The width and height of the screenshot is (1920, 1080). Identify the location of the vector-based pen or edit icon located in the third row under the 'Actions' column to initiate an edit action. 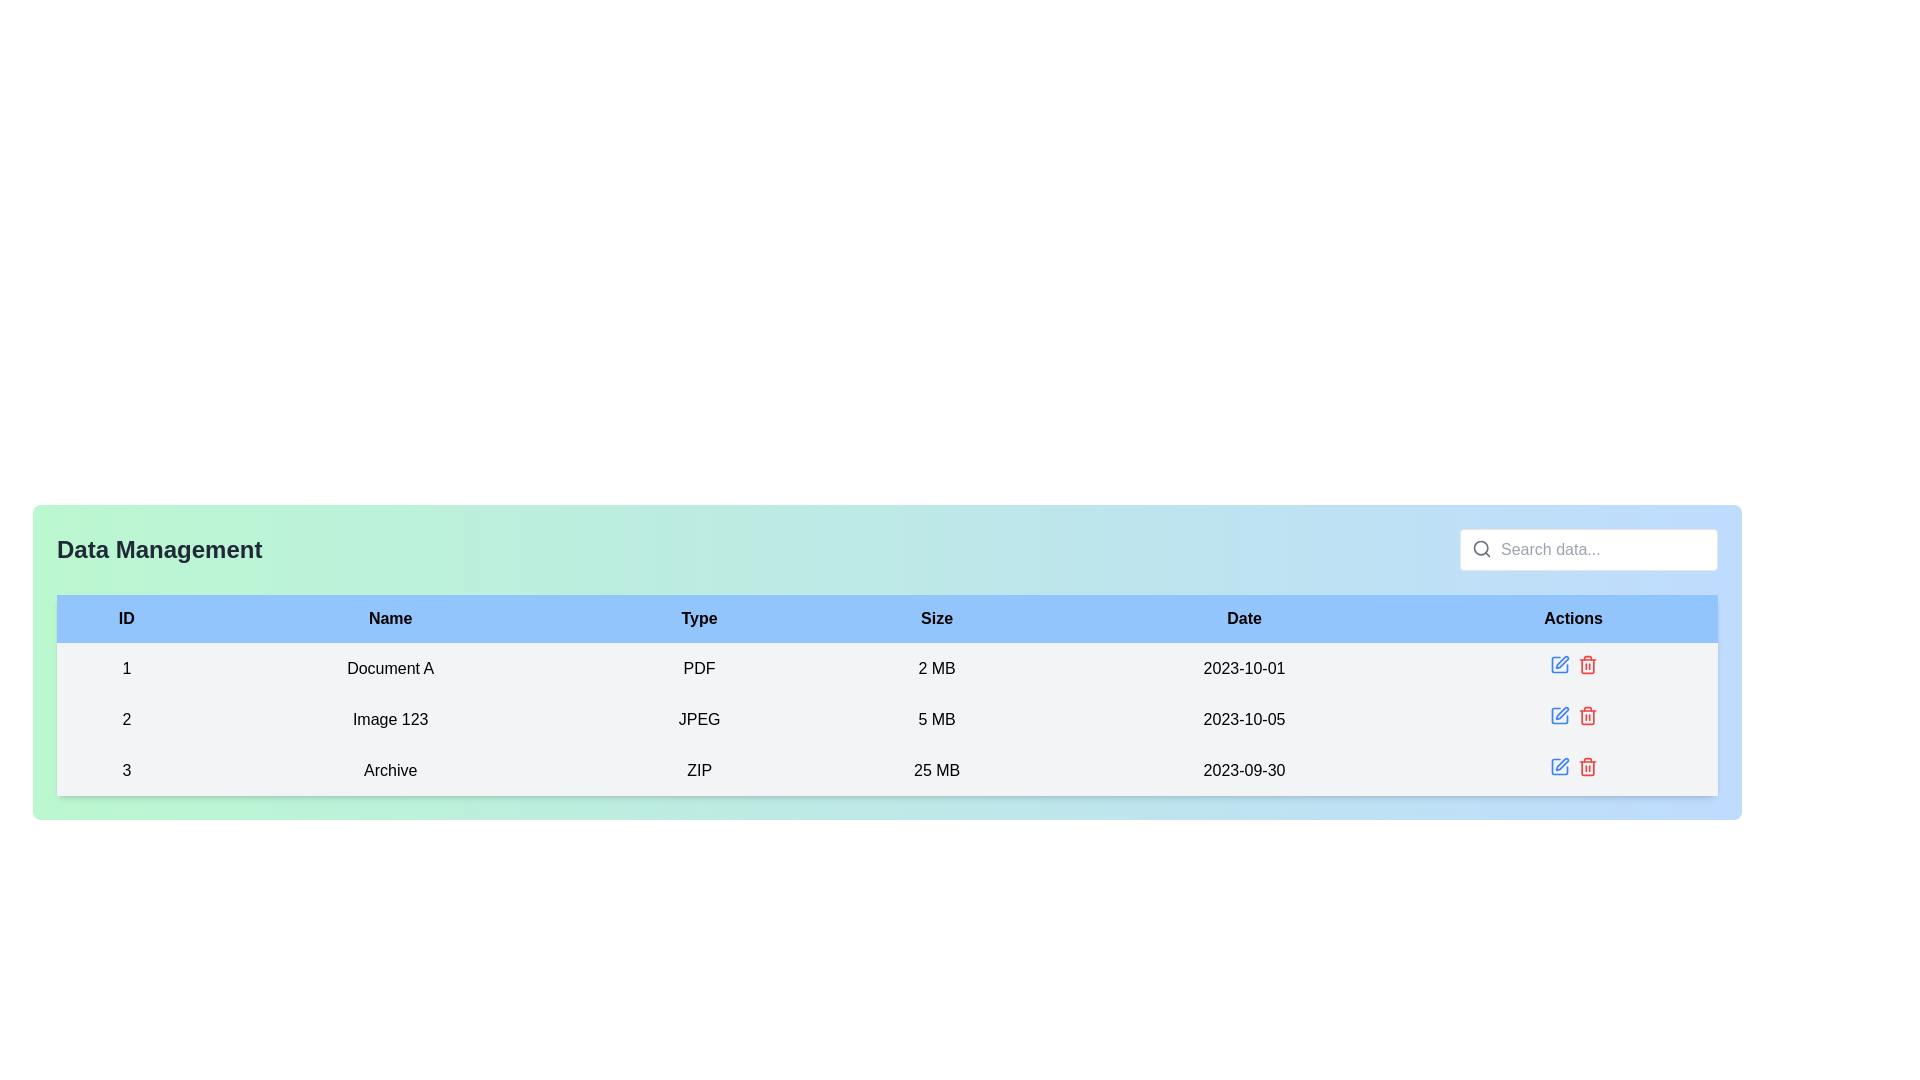
(1561, 764).